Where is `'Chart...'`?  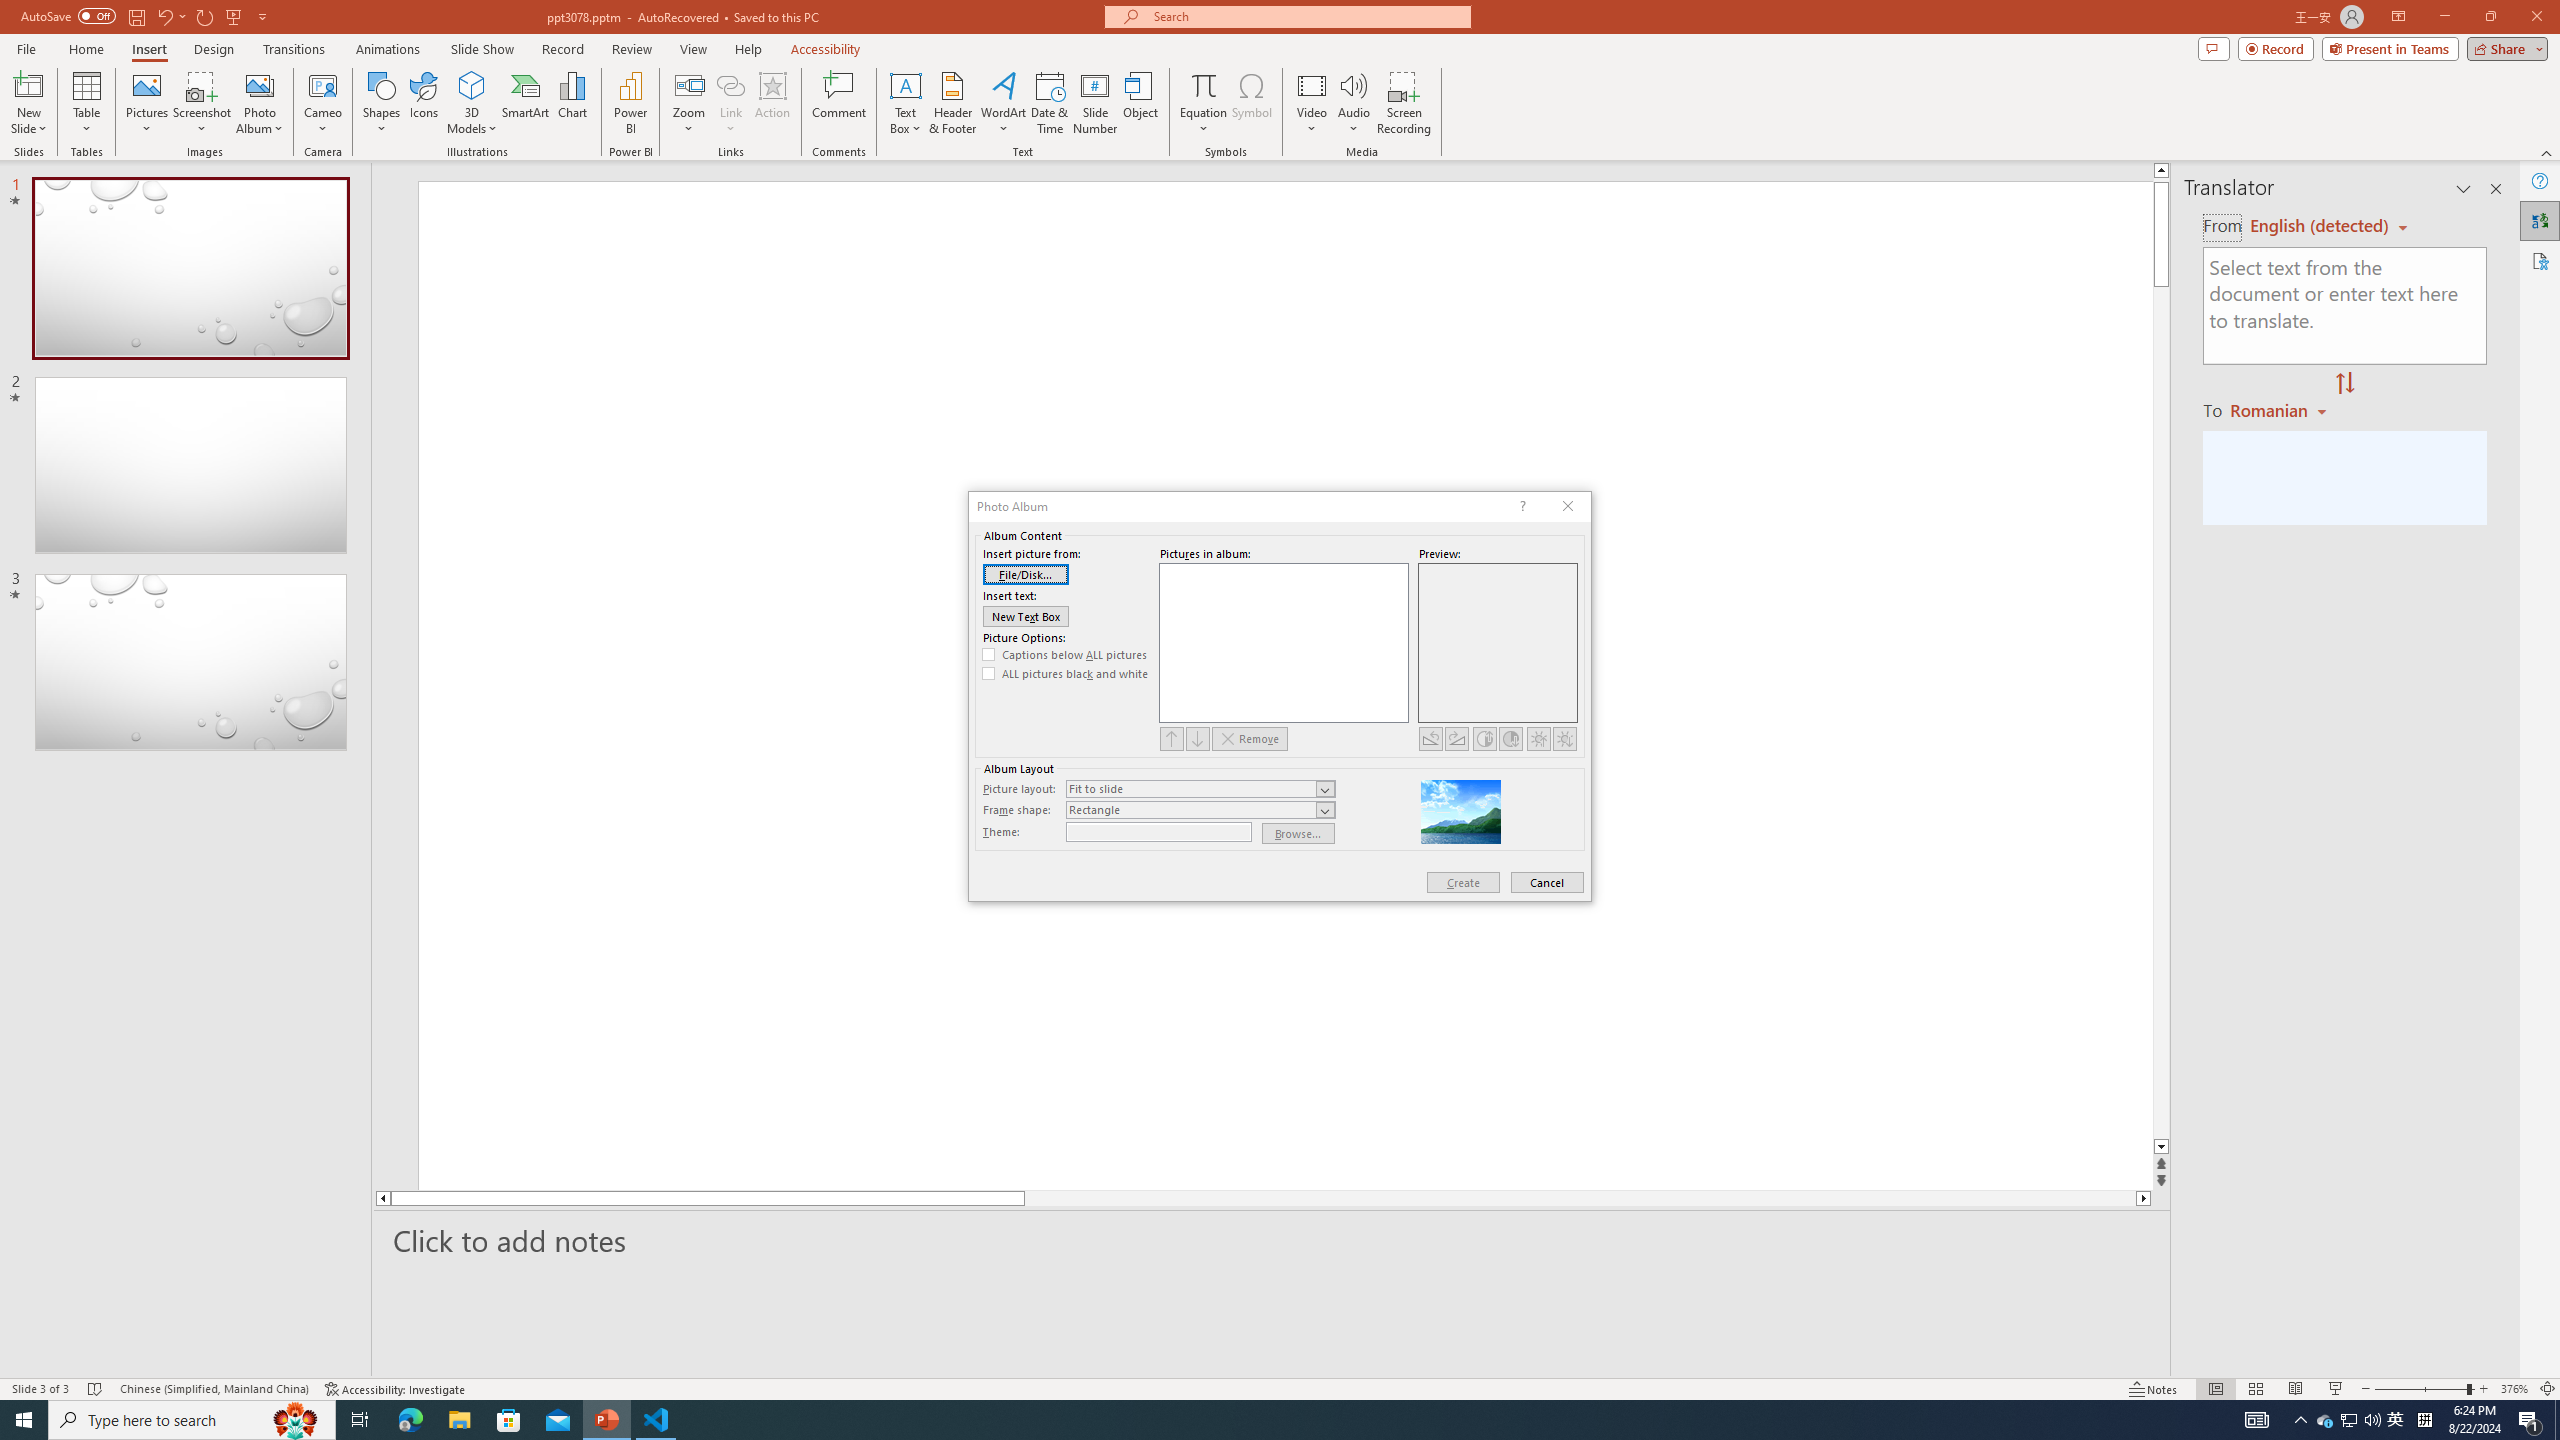
'Chart...' is located at coordinates (572, 103).